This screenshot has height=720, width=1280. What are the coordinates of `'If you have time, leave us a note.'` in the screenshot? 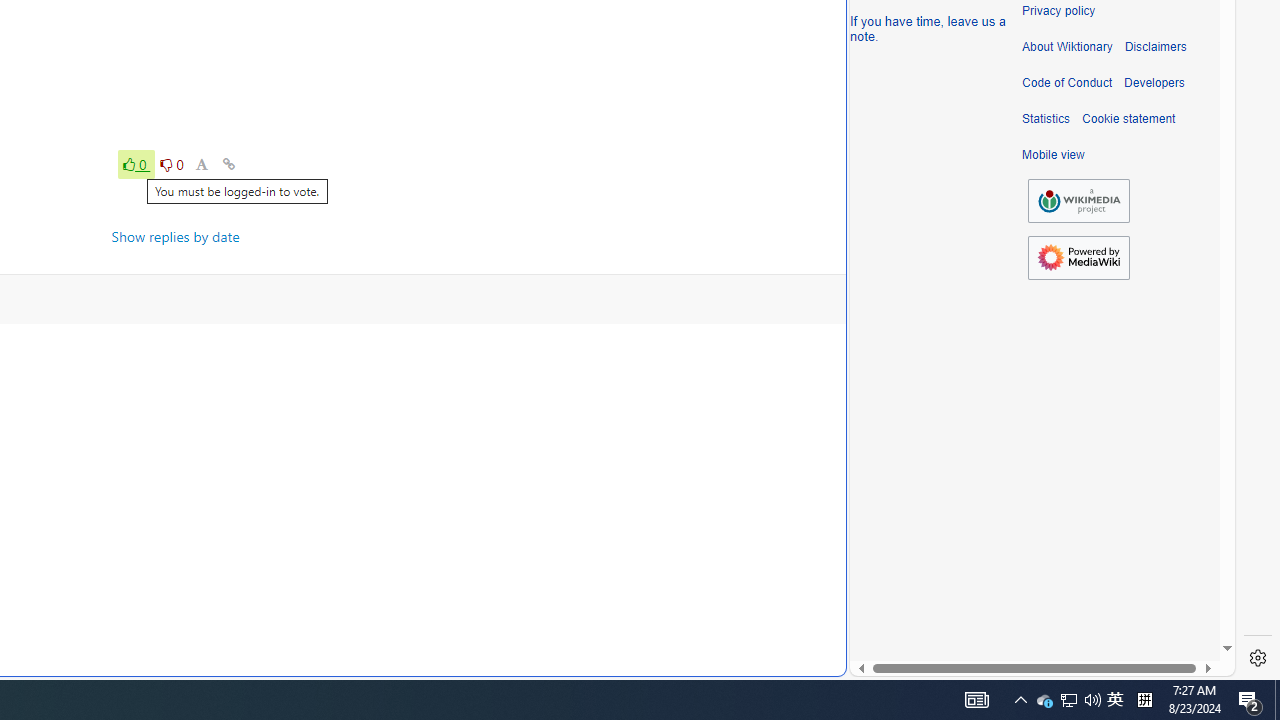 It's located at (927, 28).